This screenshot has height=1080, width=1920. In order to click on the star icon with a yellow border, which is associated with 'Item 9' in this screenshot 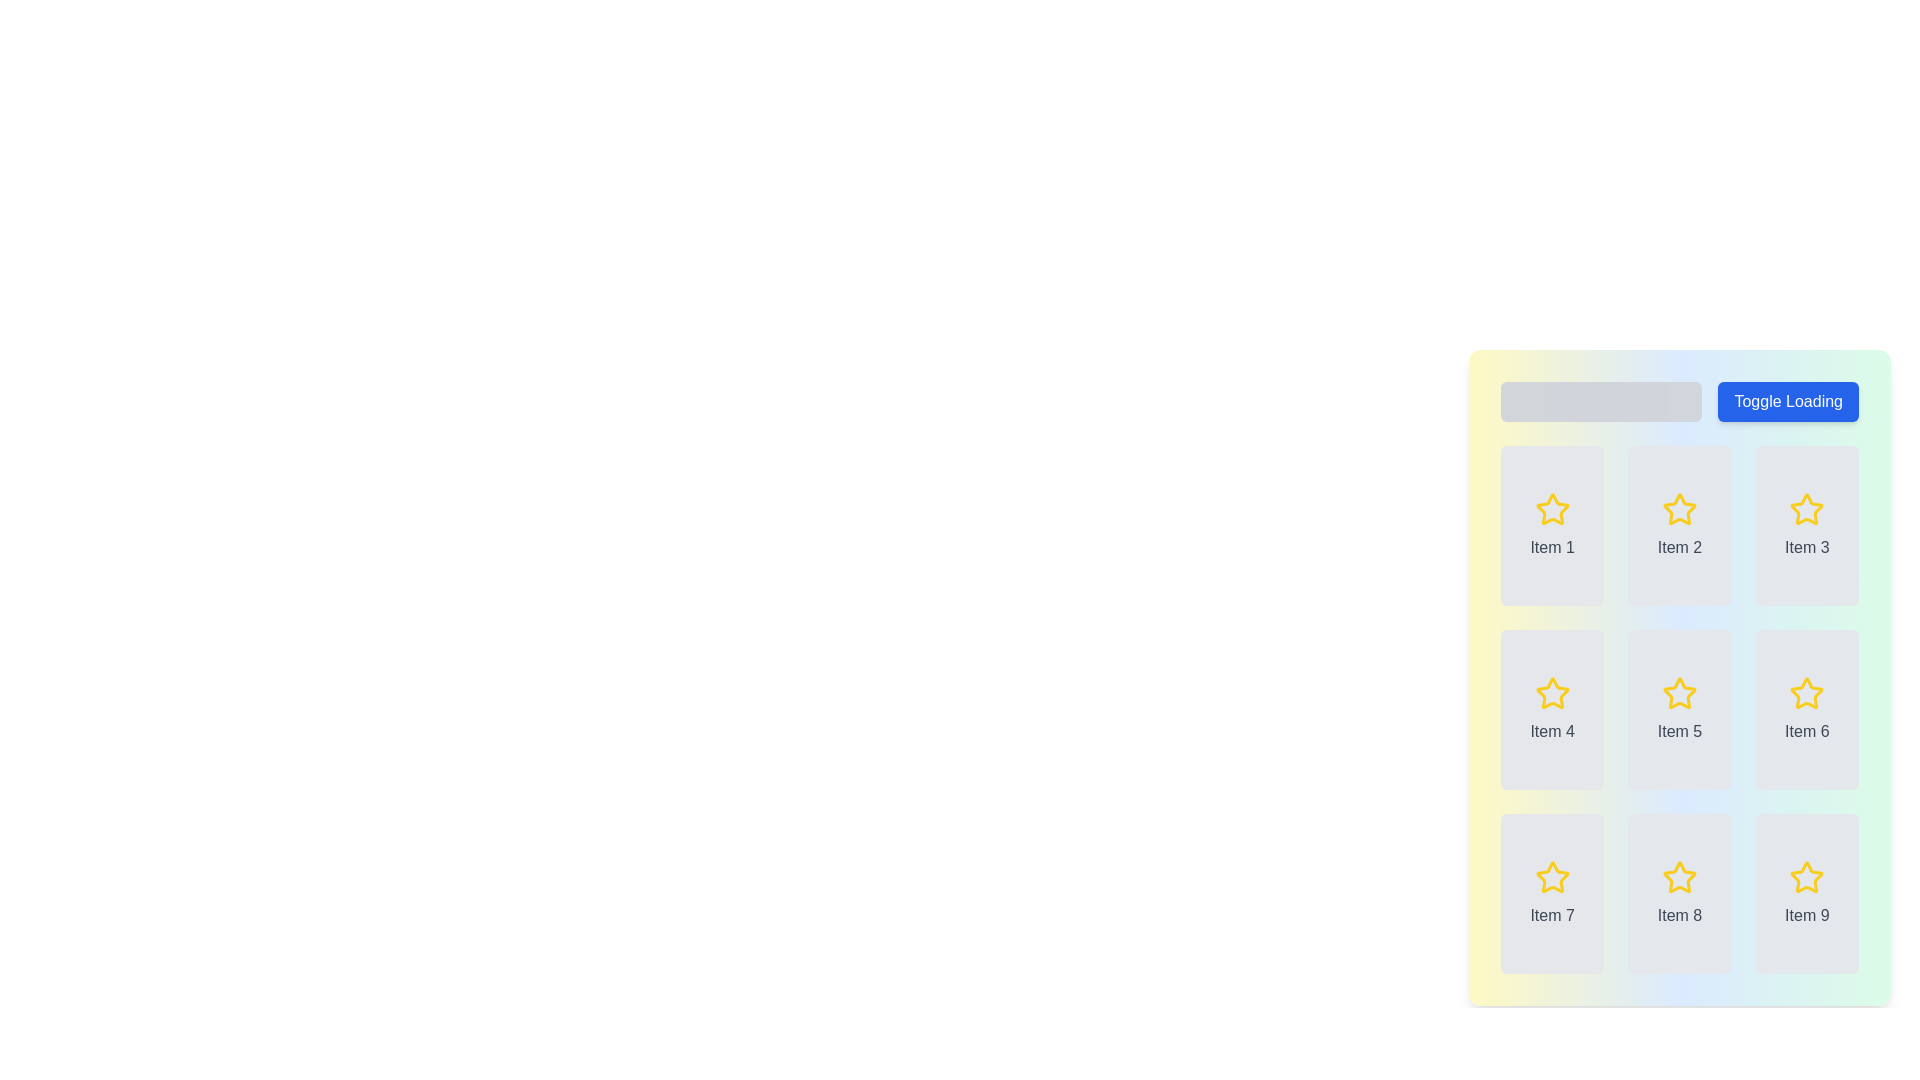, I will do `click(1807, 876)`.